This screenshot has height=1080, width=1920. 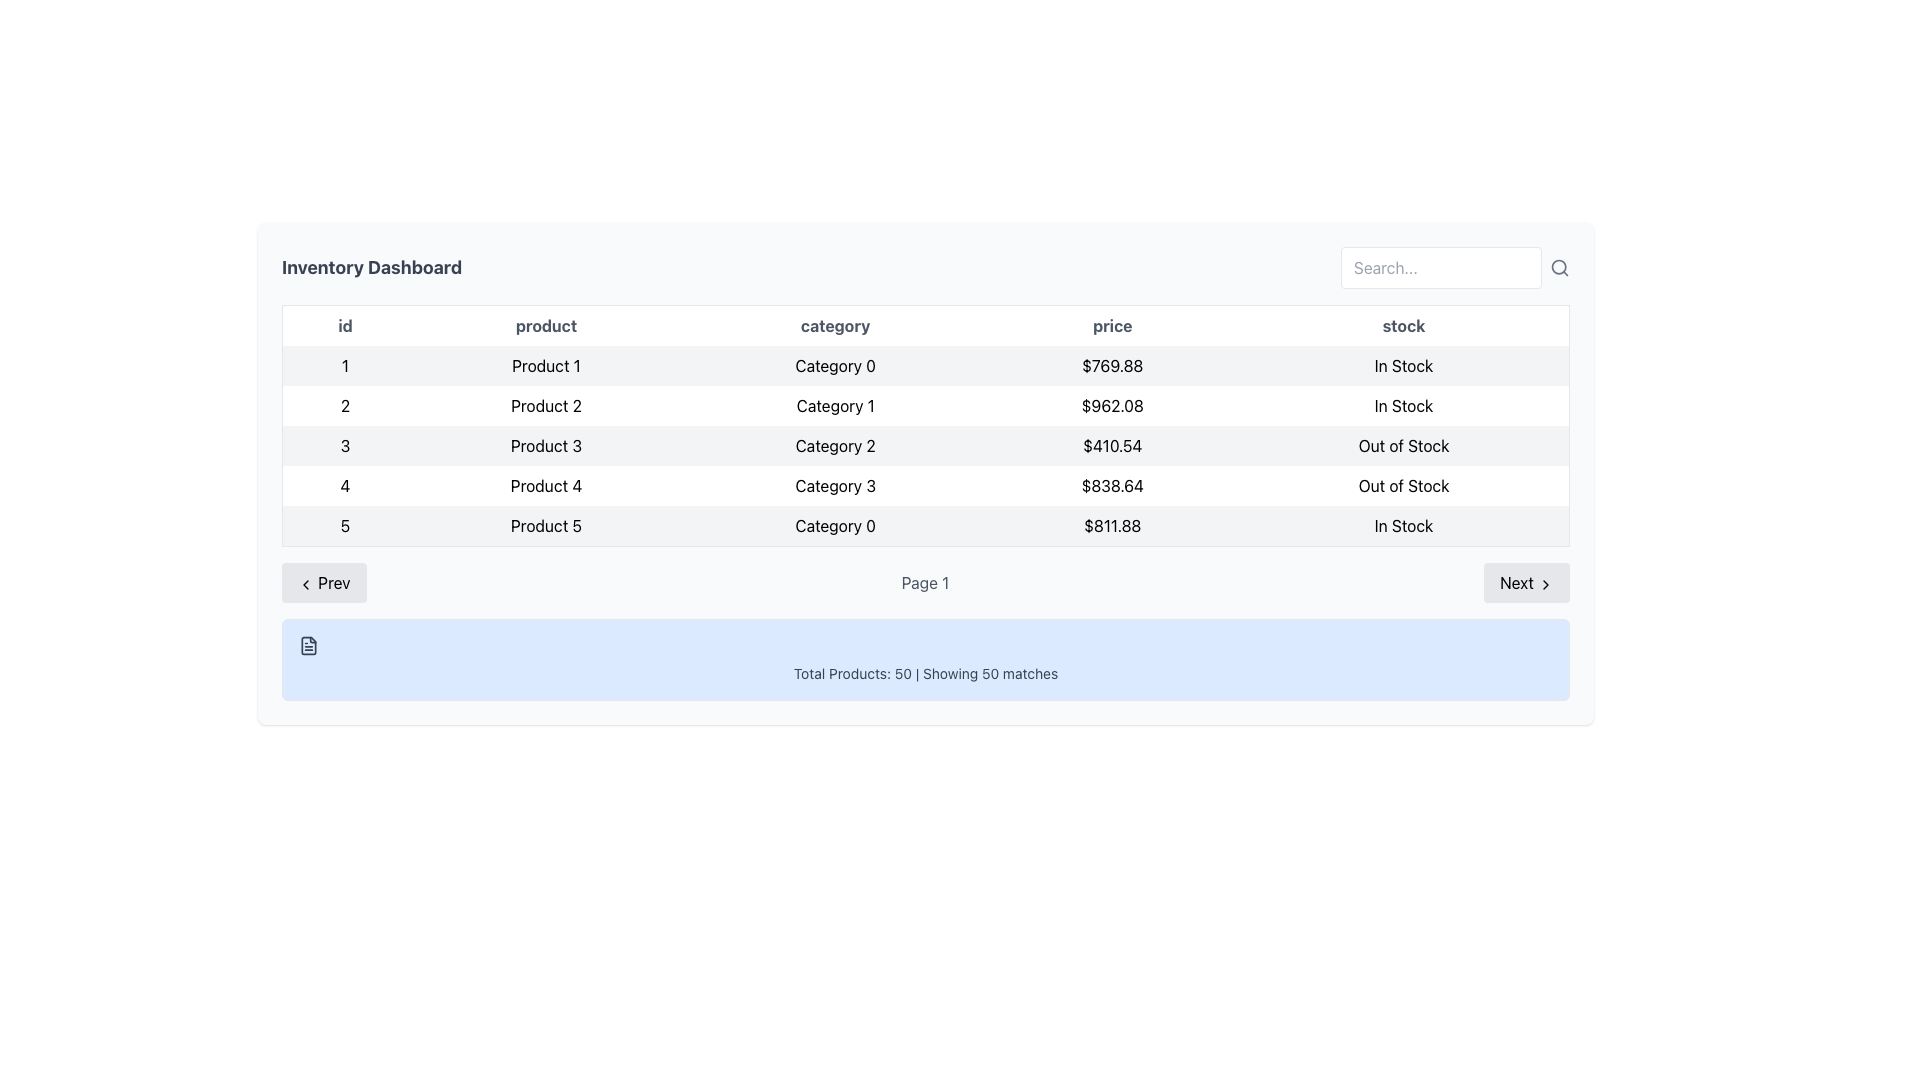 What do you see at coordinates (1111, 405) in the screenshot?
I see `the price text label located in the fourth column of the second row of the inventory dashboard table` at bounding box center [1111, 405].